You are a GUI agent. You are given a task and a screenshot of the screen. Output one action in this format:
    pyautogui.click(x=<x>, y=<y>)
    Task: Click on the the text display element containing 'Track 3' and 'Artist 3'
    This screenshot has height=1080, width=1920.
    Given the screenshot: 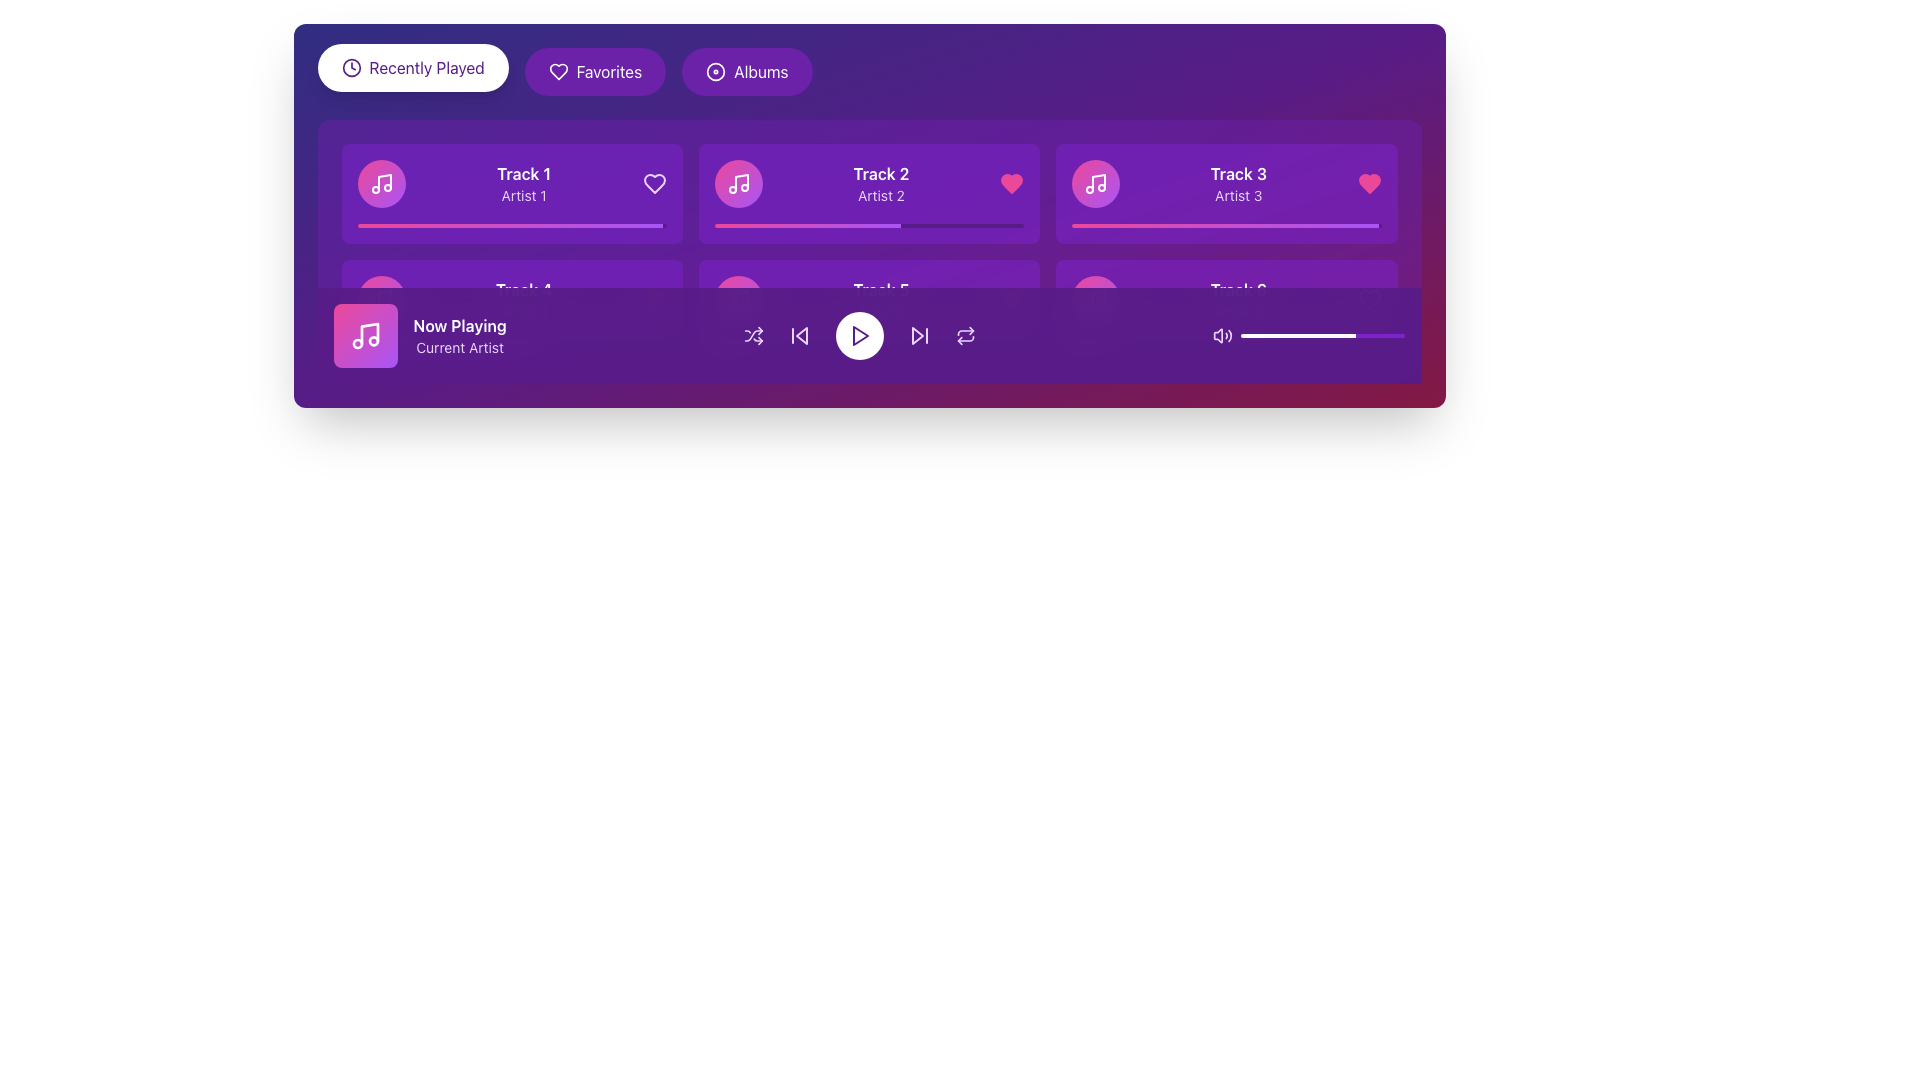 What is the action you would take?
    pyautogui.click(x=1237, y=184)
    